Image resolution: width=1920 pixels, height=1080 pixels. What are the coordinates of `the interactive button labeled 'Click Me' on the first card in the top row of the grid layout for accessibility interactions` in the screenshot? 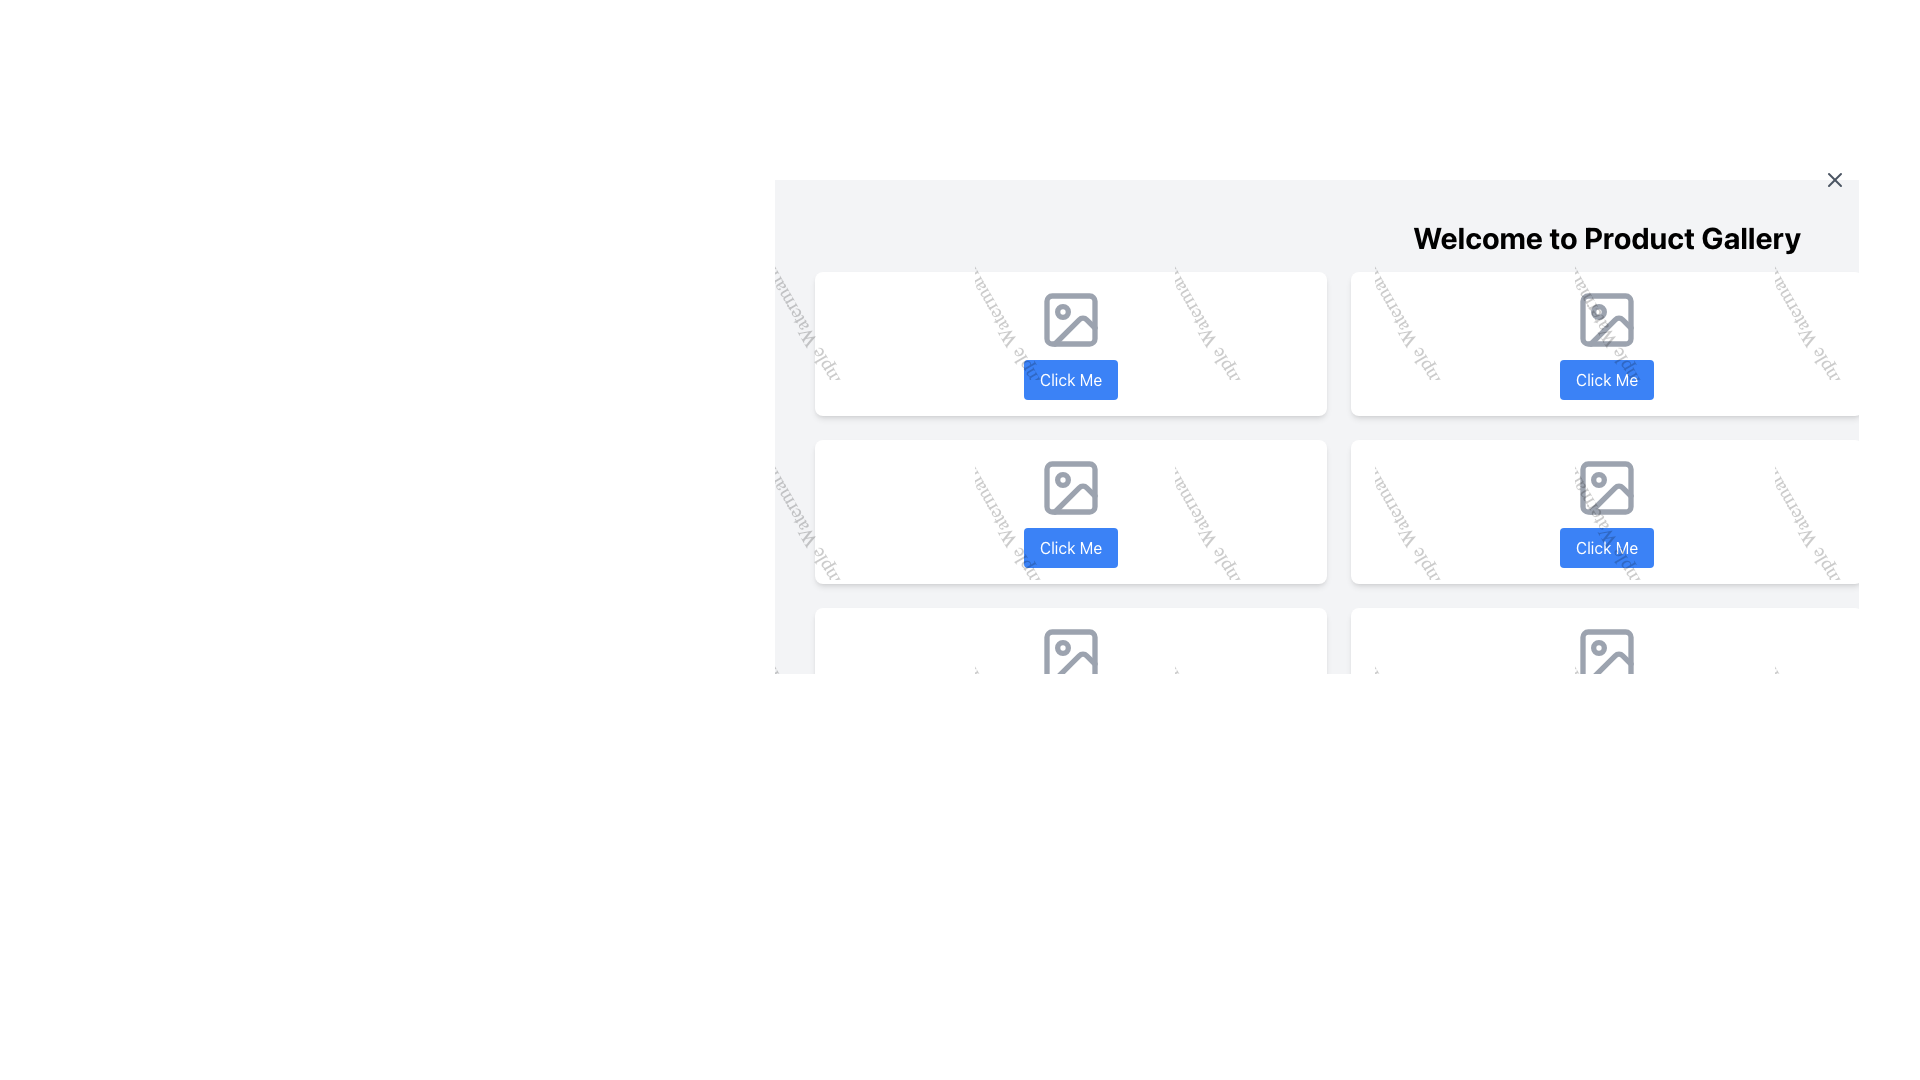 It's located at (1069, 342).